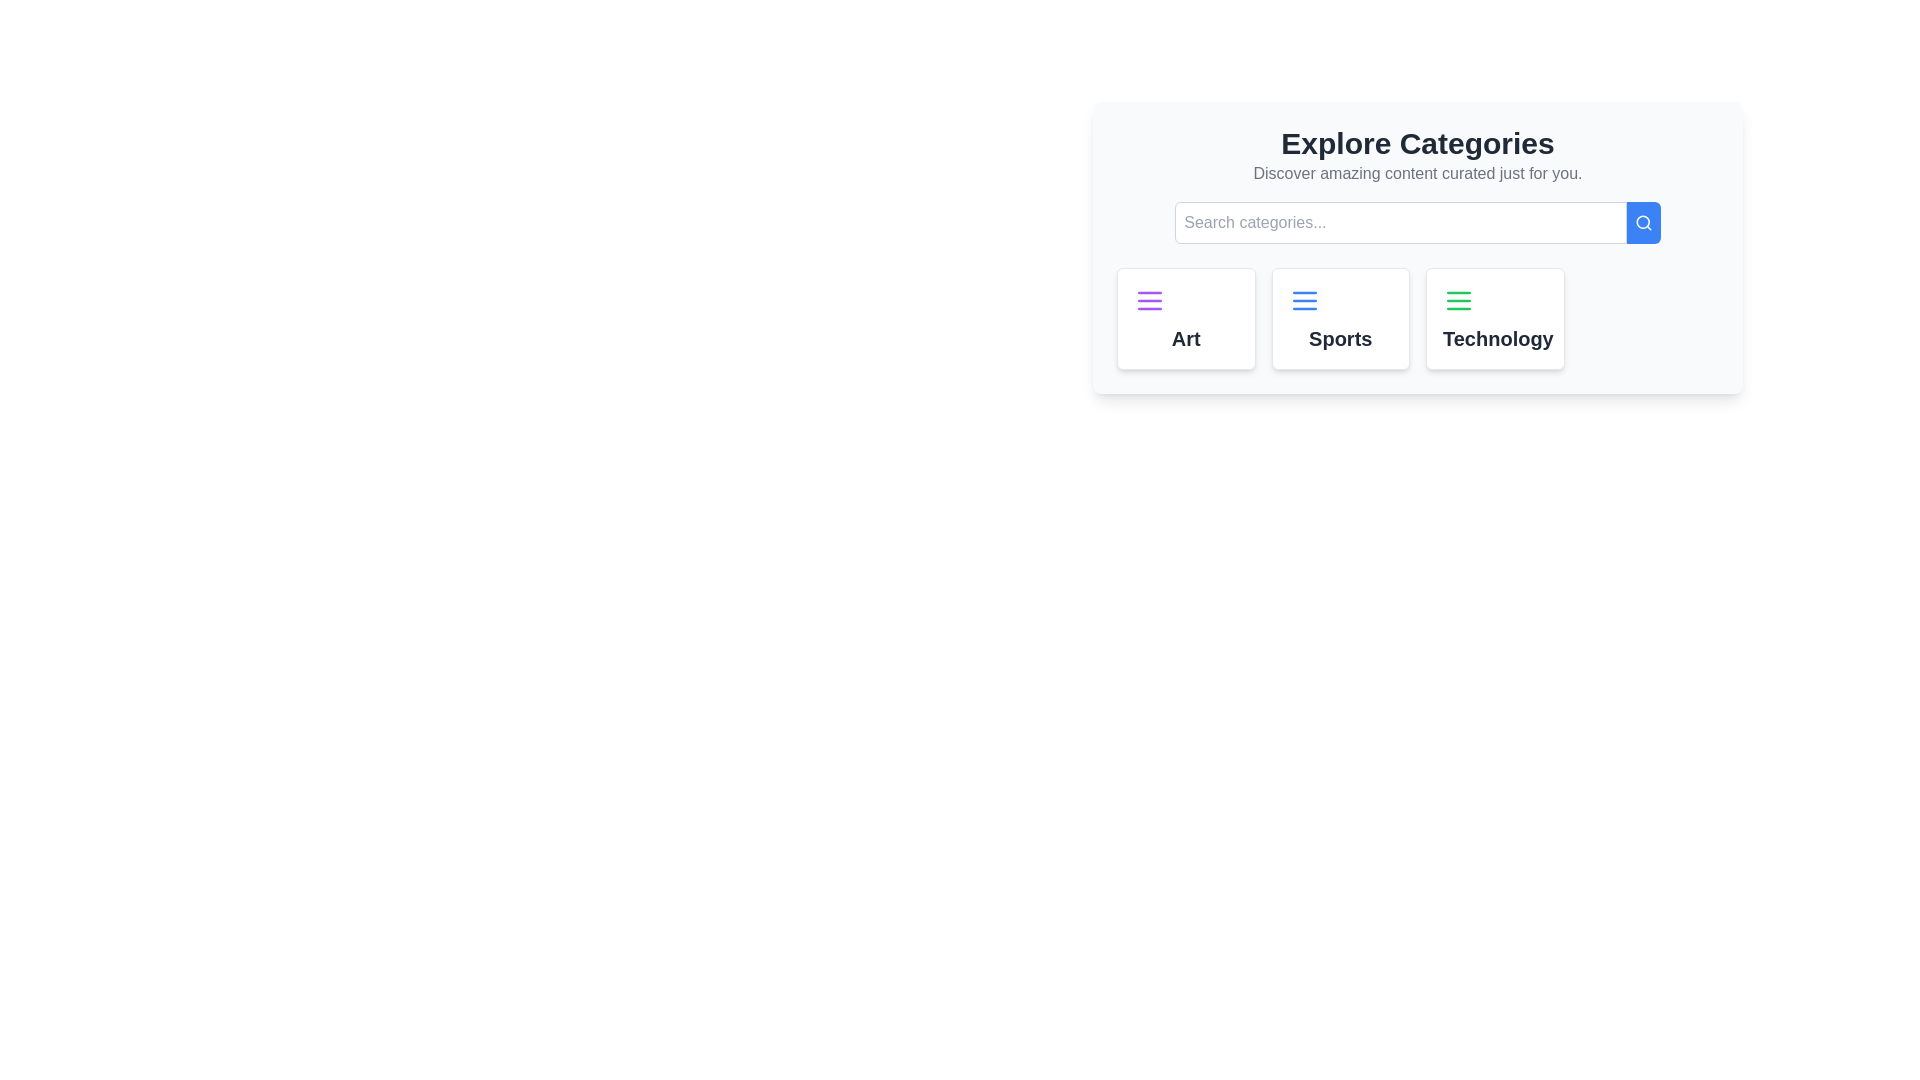 This screenshot has height=1080, width=1920. Describe the element at coordinates (1643, 223) in the screenshot. I see `the blue search button with a white magnifying glass icon to initiate a search` at that location.